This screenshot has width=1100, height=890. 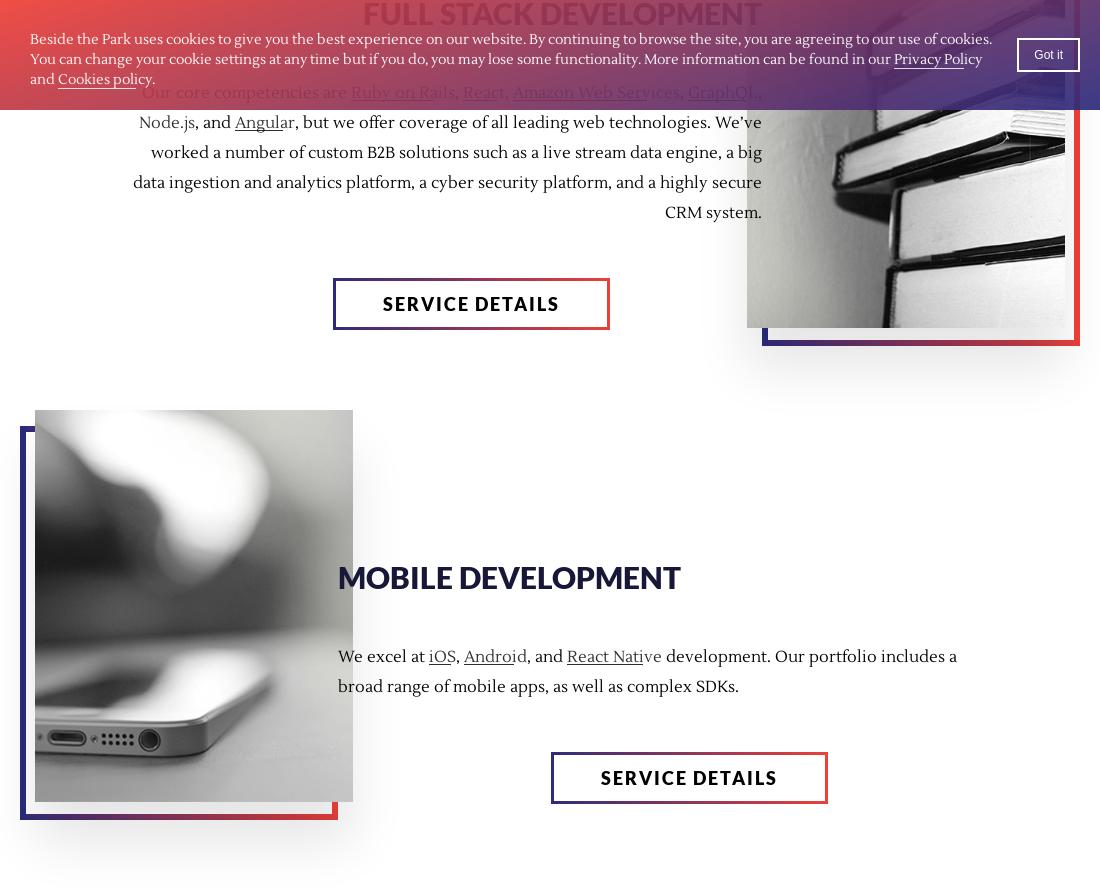 I want to click on 'Got it', so click(x=1048, y=55).